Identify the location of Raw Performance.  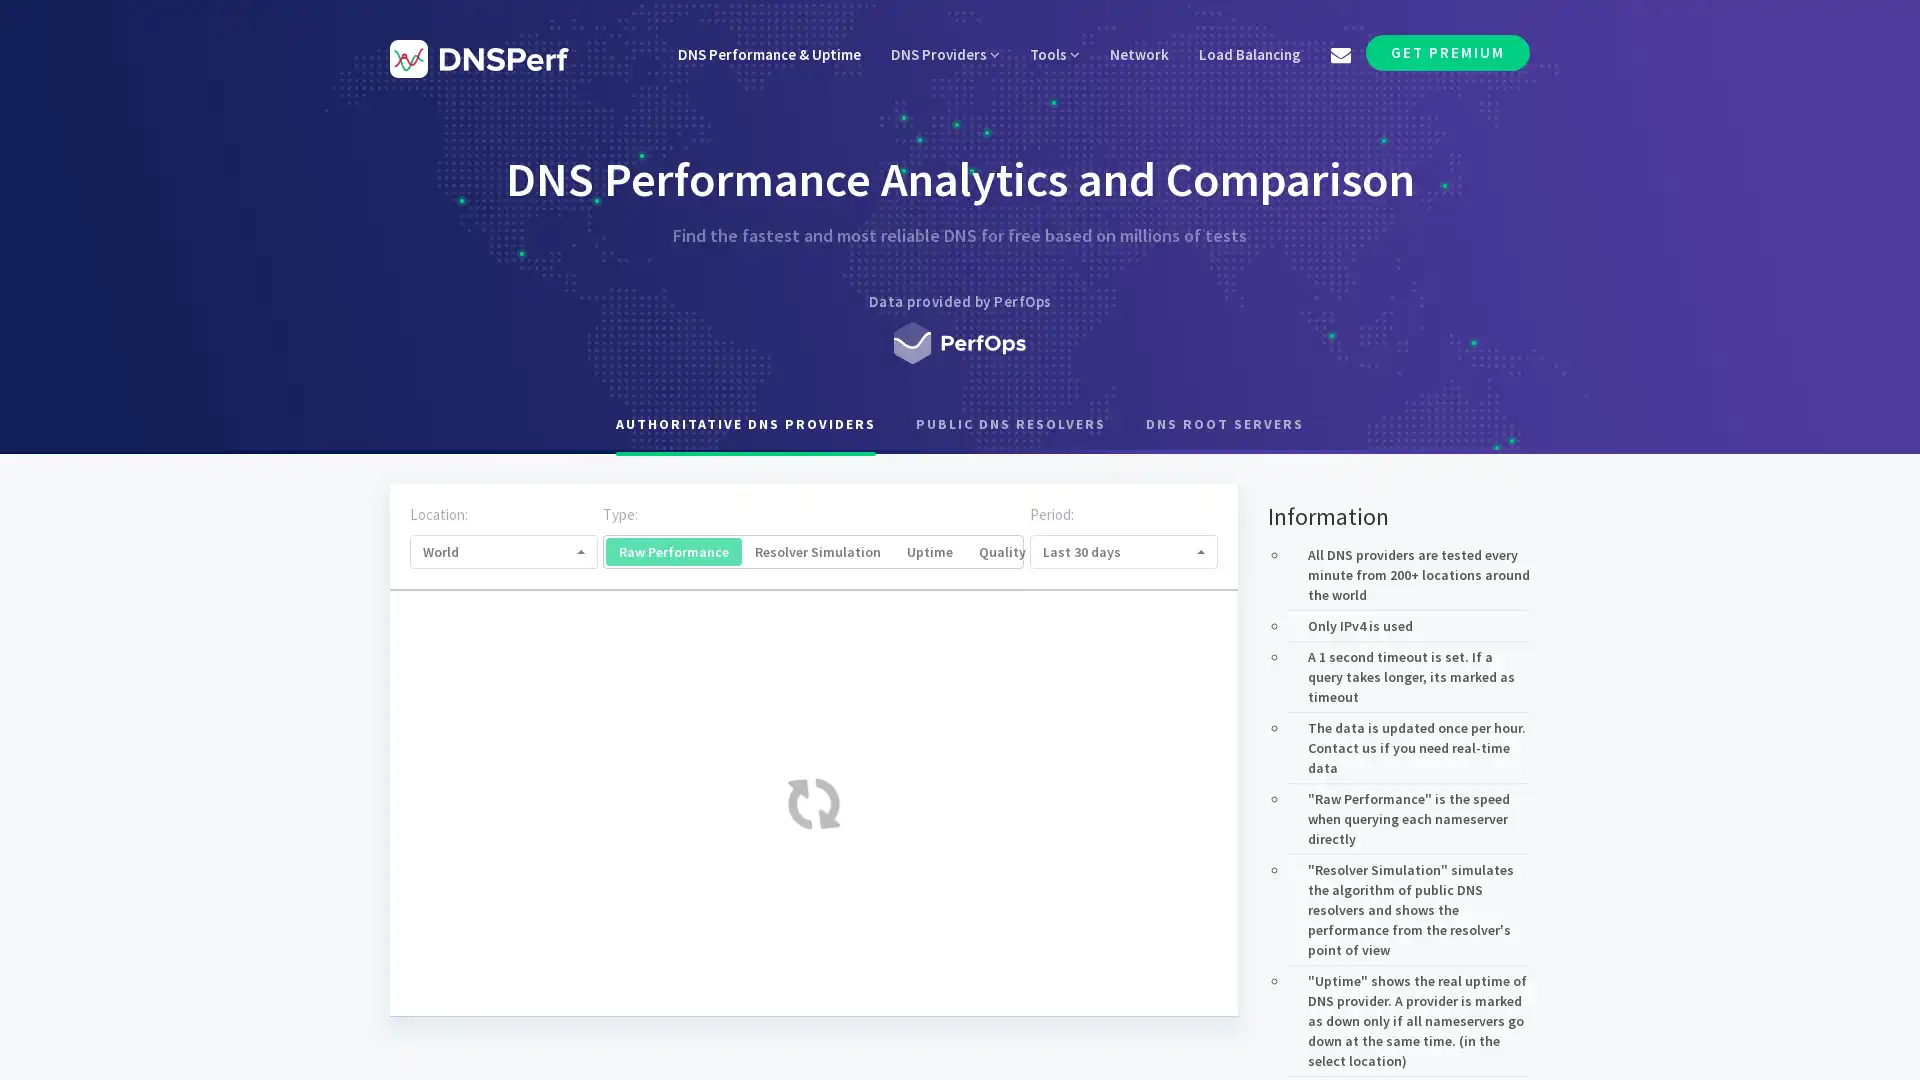
(673, 551).